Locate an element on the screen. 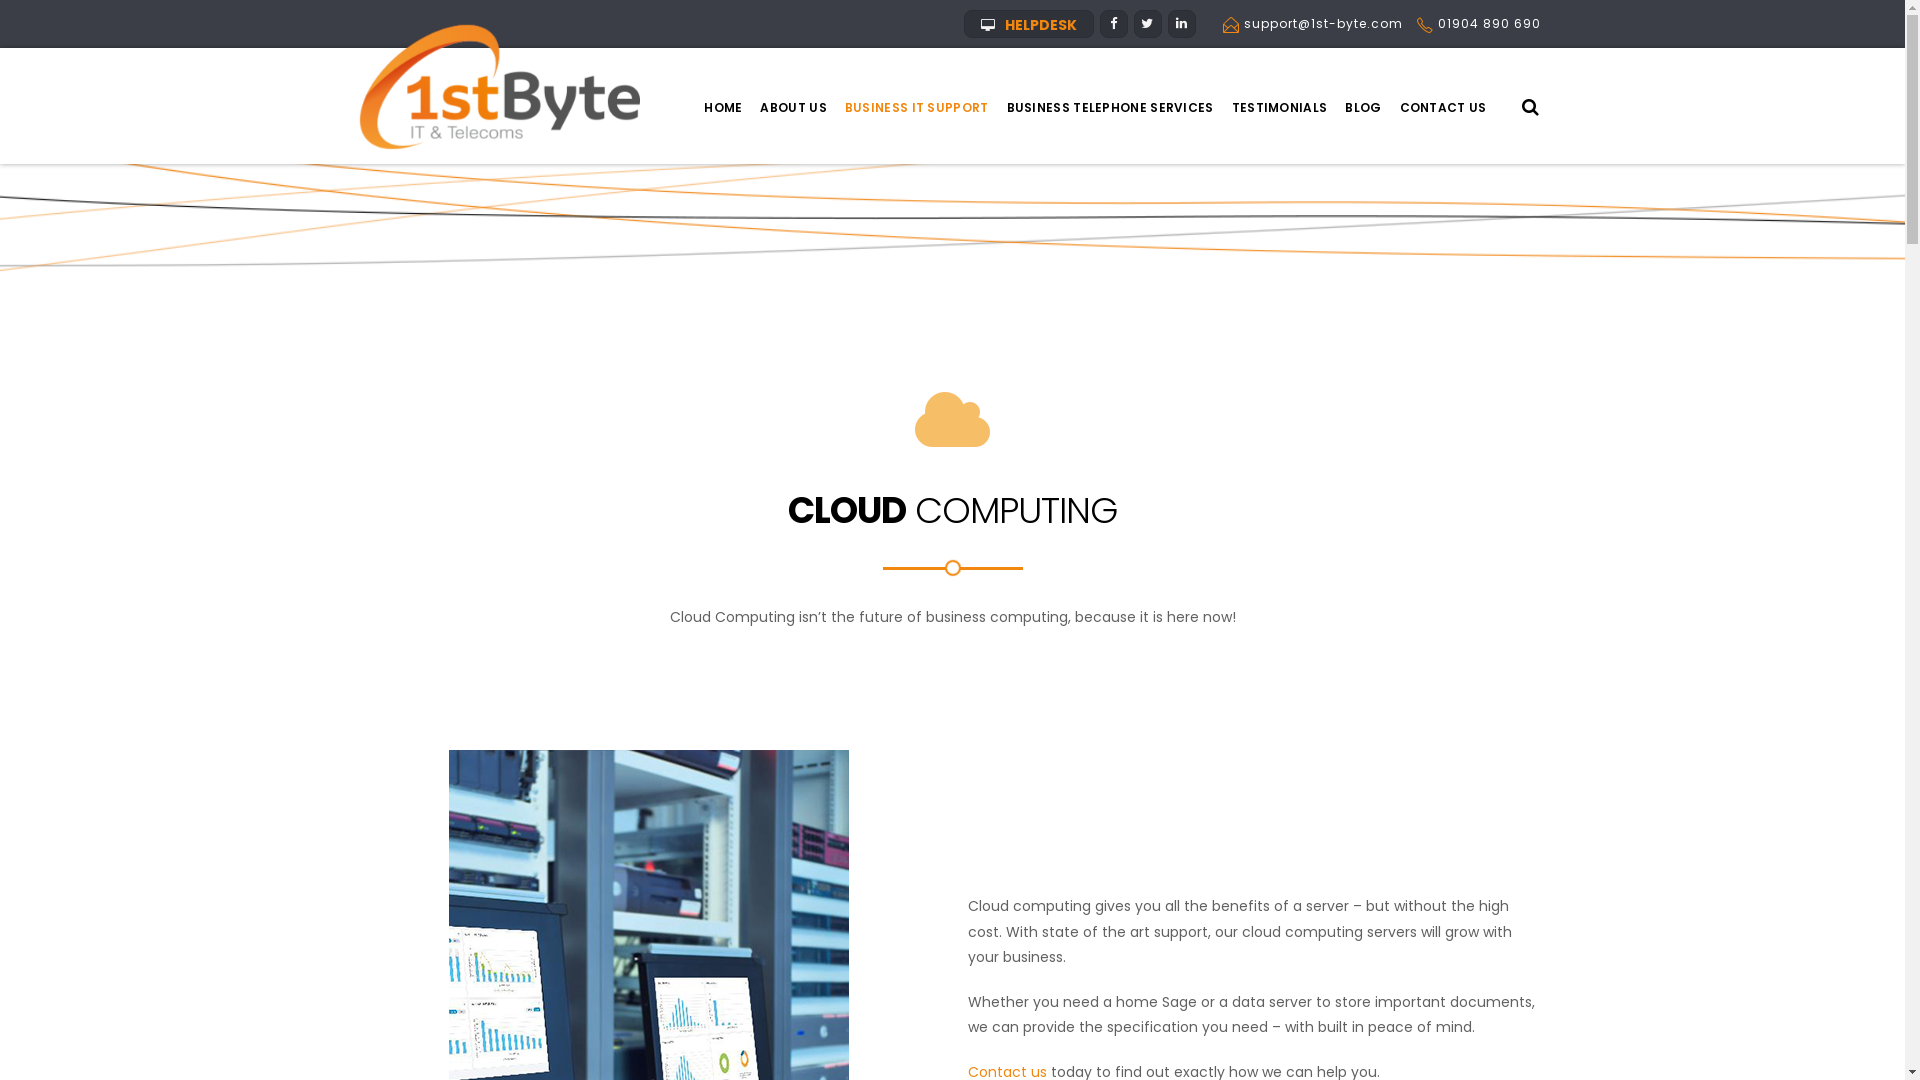 The image size is (1920, 1080). 'HELPDESK' is located at coordinates (964, 23).